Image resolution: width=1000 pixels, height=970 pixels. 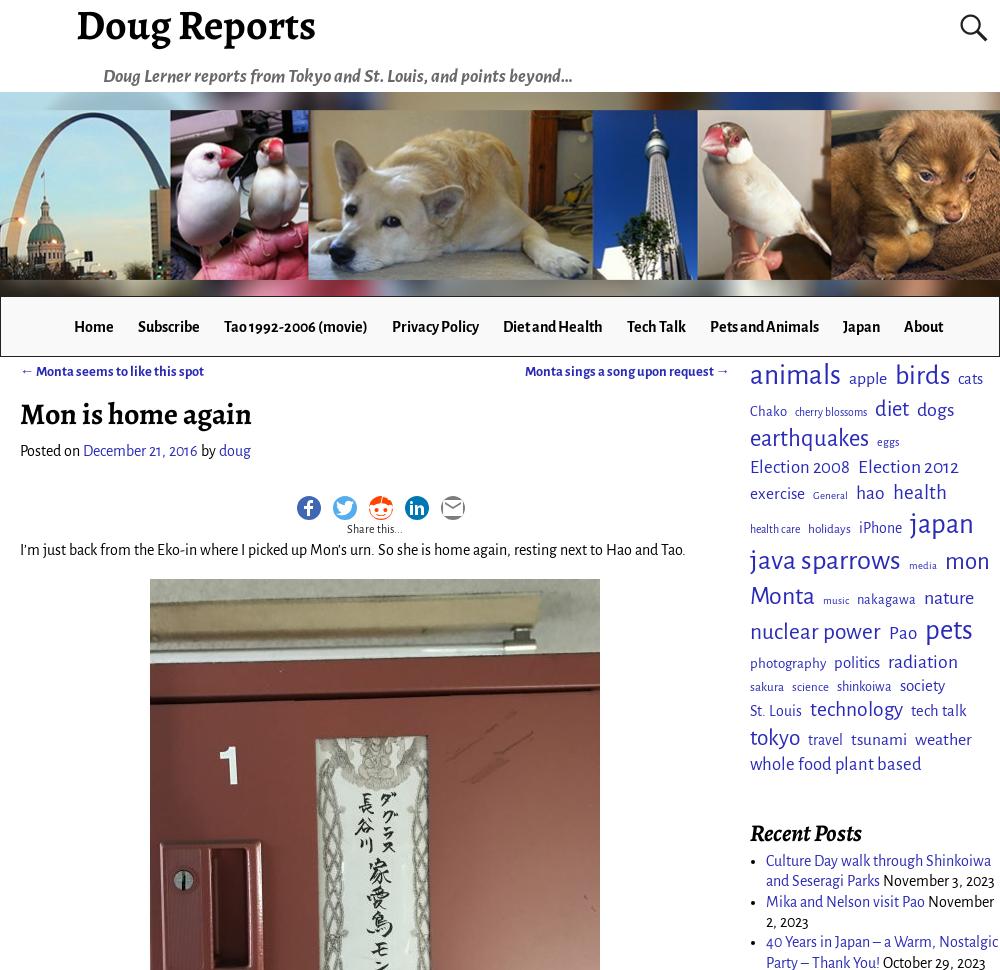 I want to click on 'Subscribe', so click(x=168, y=326).